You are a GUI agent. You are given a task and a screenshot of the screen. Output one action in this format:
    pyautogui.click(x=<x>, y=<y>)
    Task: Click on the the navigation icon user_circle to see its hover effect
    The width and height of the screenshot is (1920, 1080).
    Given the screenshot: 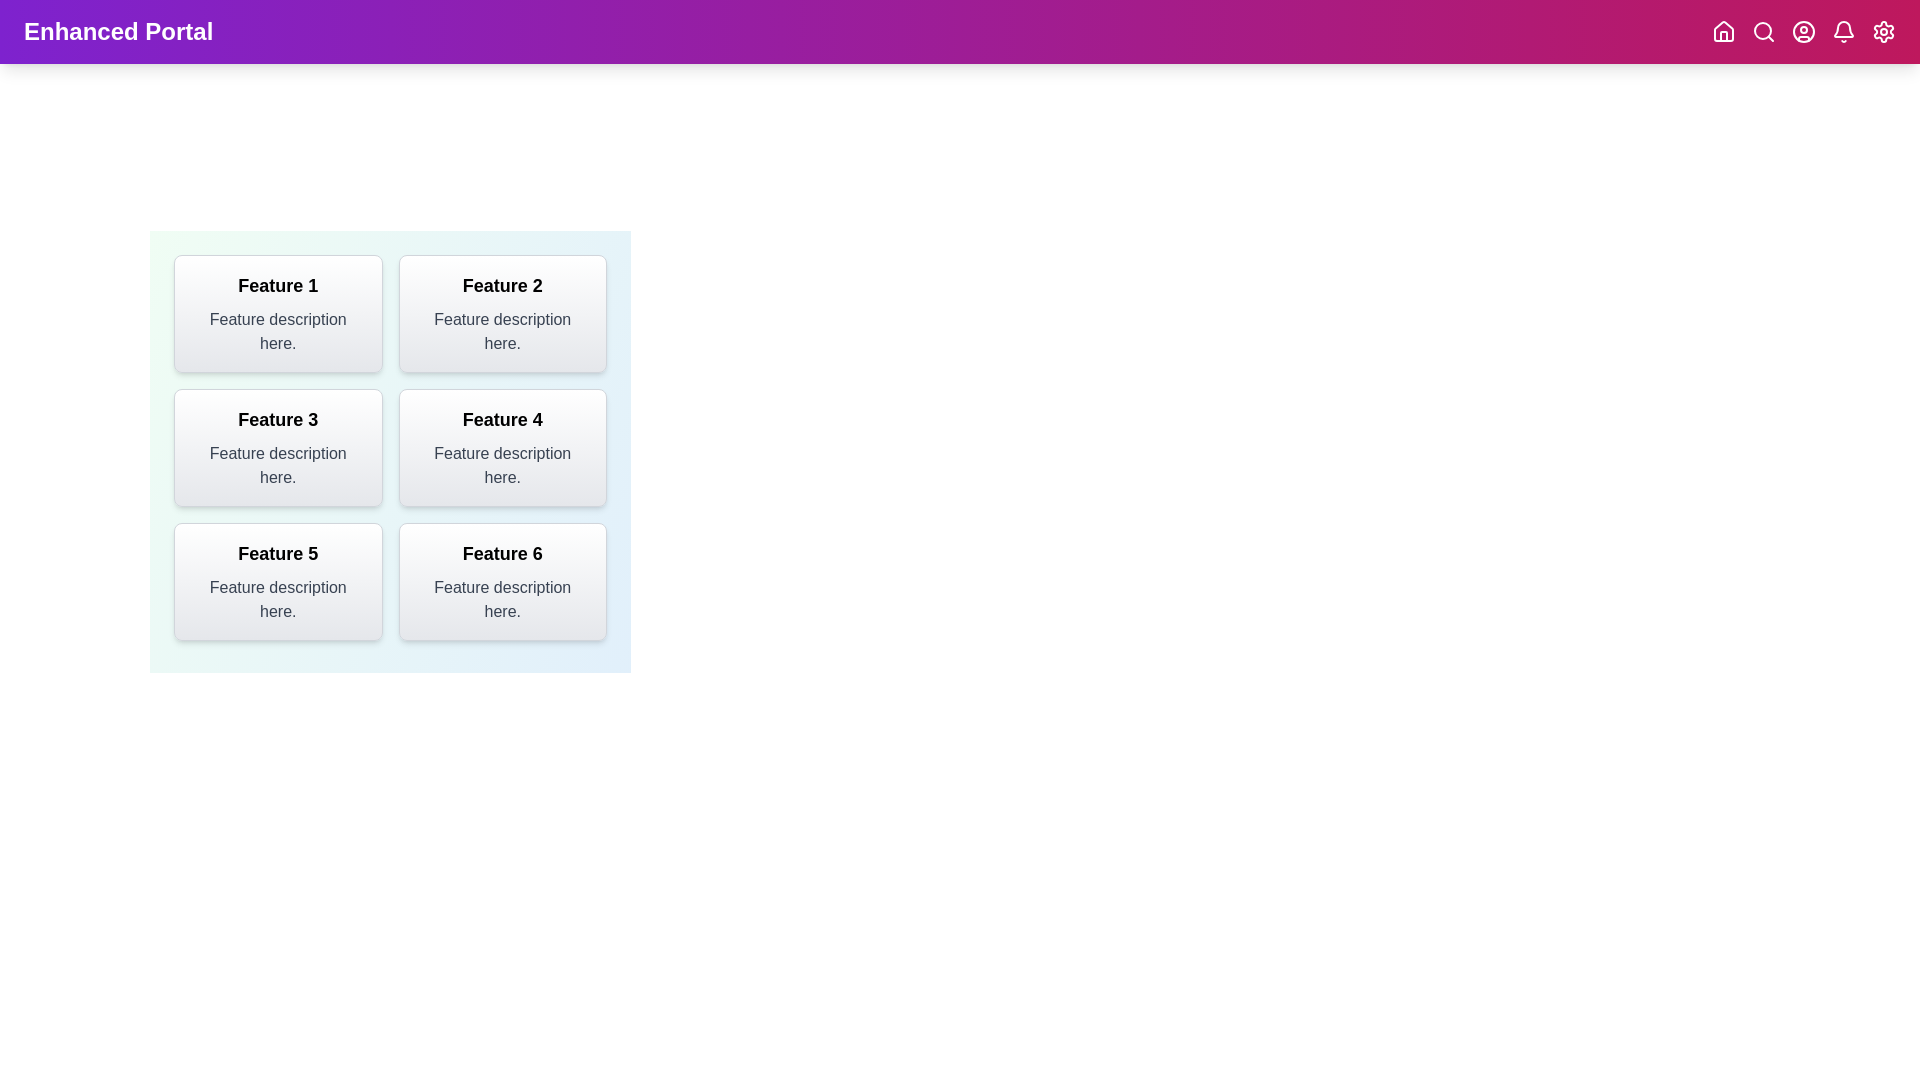 What is the action you would take?
    pyautogui.click(x=1804, y=31)
    